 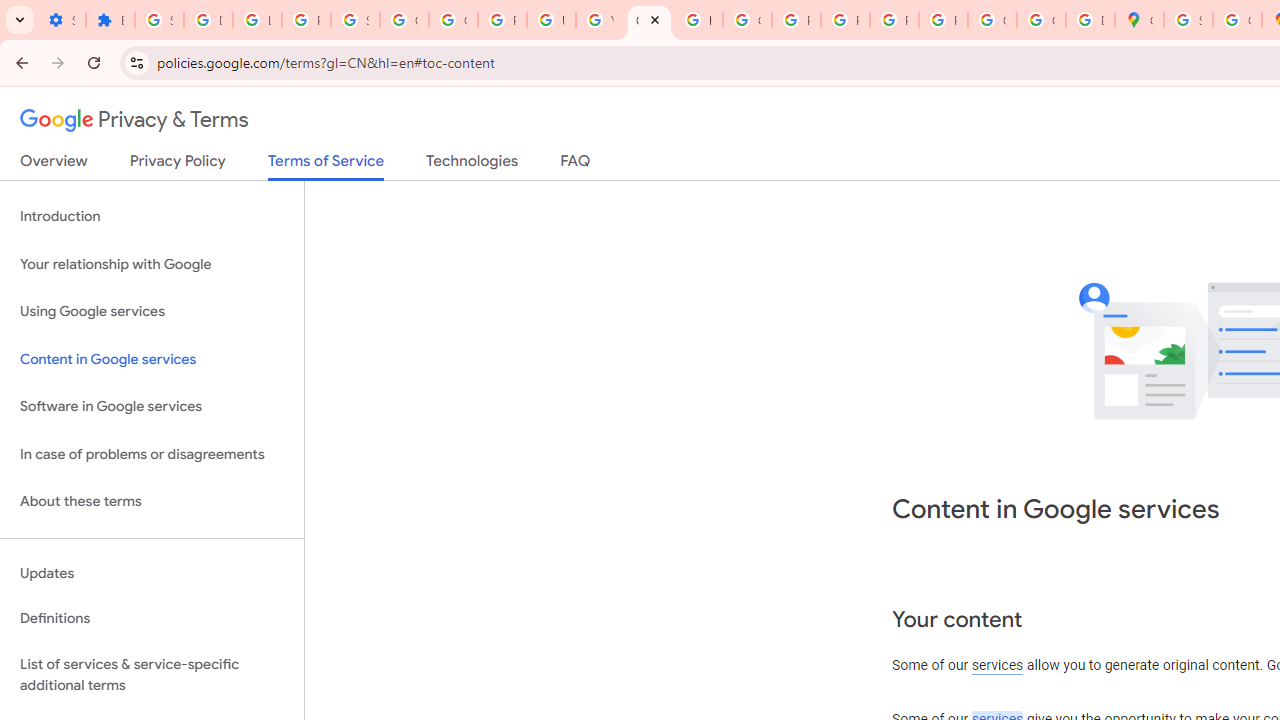 I want to click on 'YouTube', so click(x=599, y=20).